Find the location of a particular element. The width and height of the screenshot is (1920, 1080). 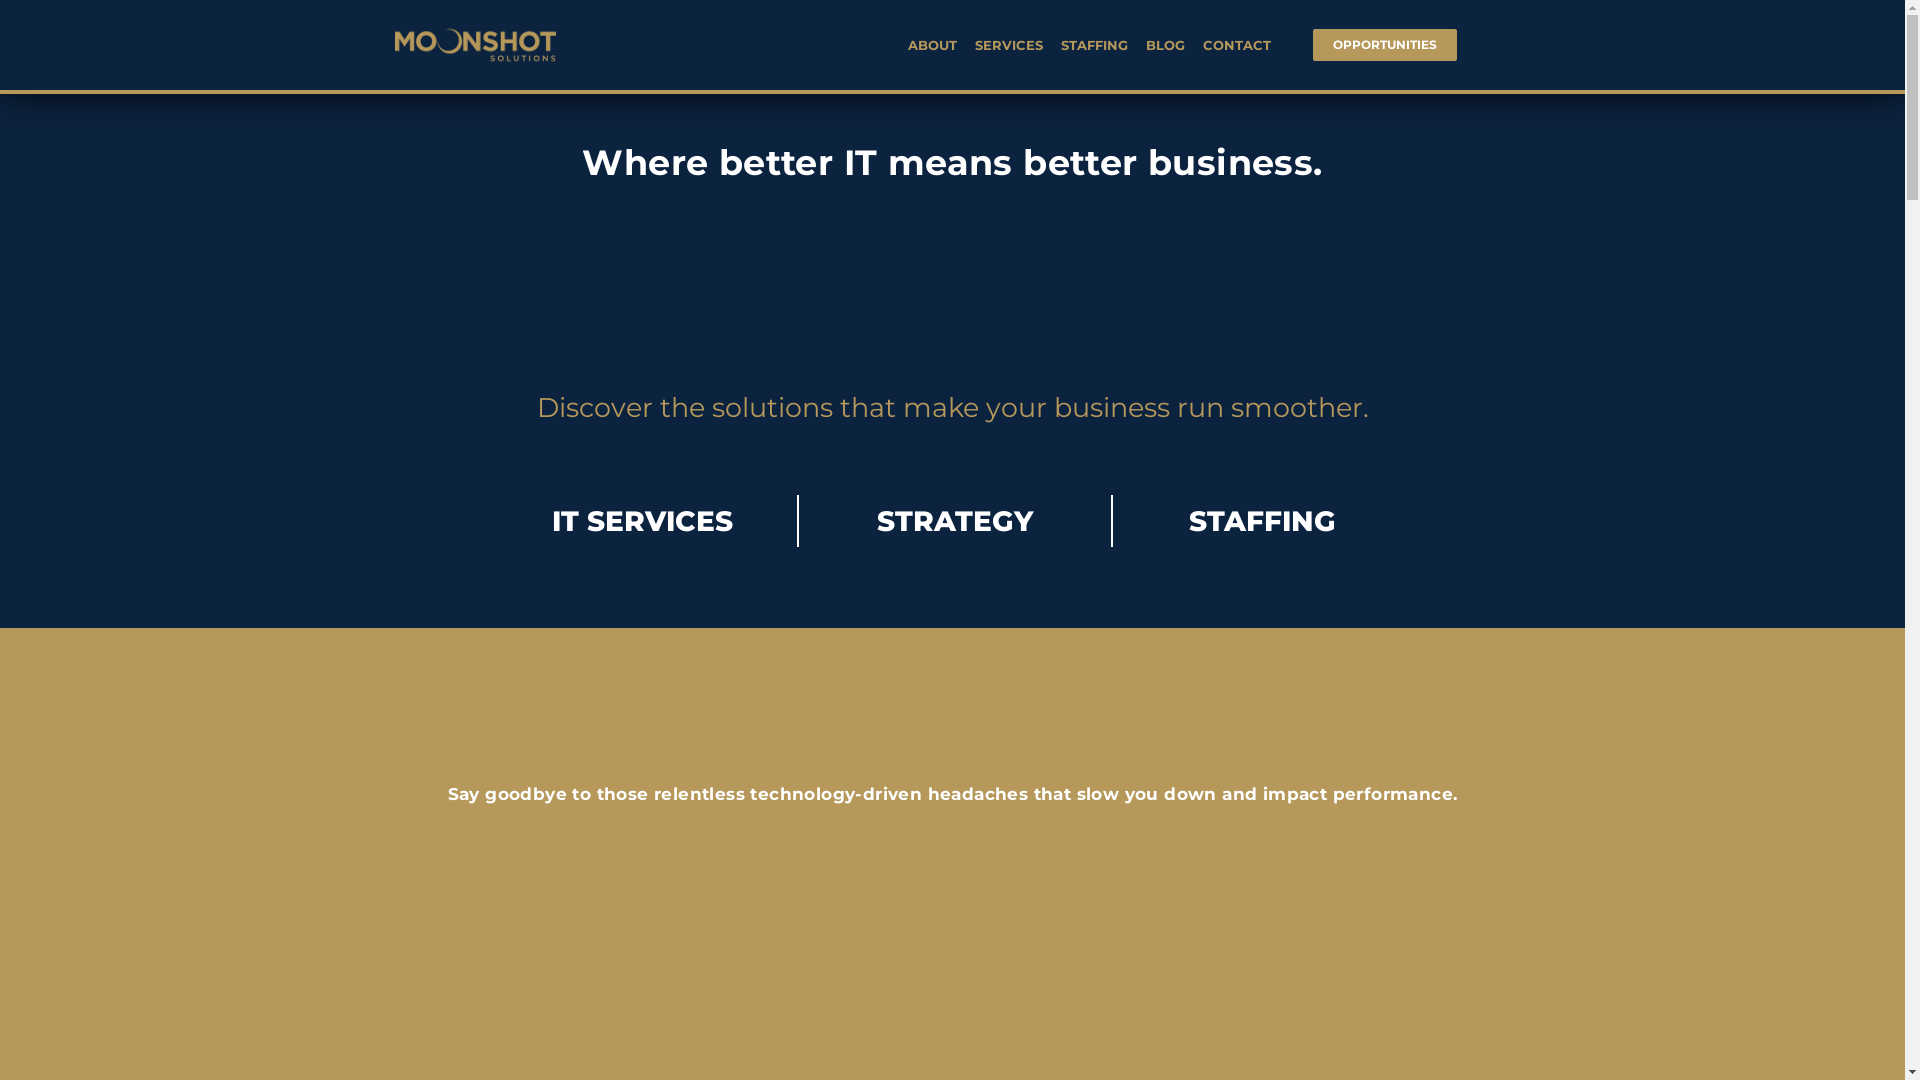

'OPPORTUNITIES' is located at coordinates (1384, 45).